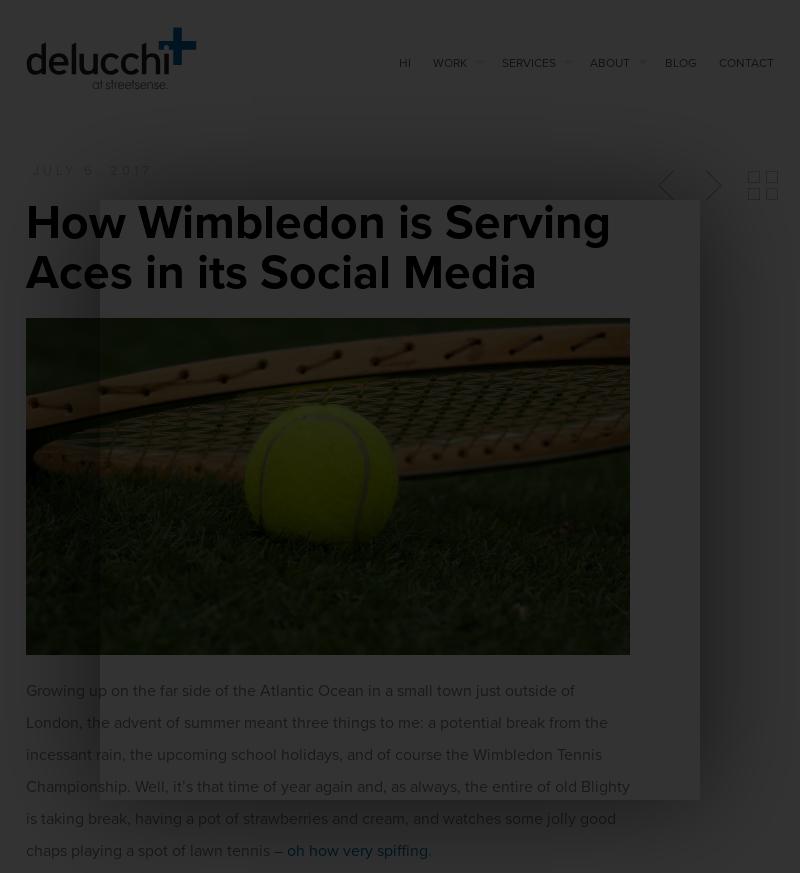 Image resolution: width=800 pixels, height=873 pixels. Describe the element at coordinates (430, 851) in the screenshot. I see `'.'` at that location.